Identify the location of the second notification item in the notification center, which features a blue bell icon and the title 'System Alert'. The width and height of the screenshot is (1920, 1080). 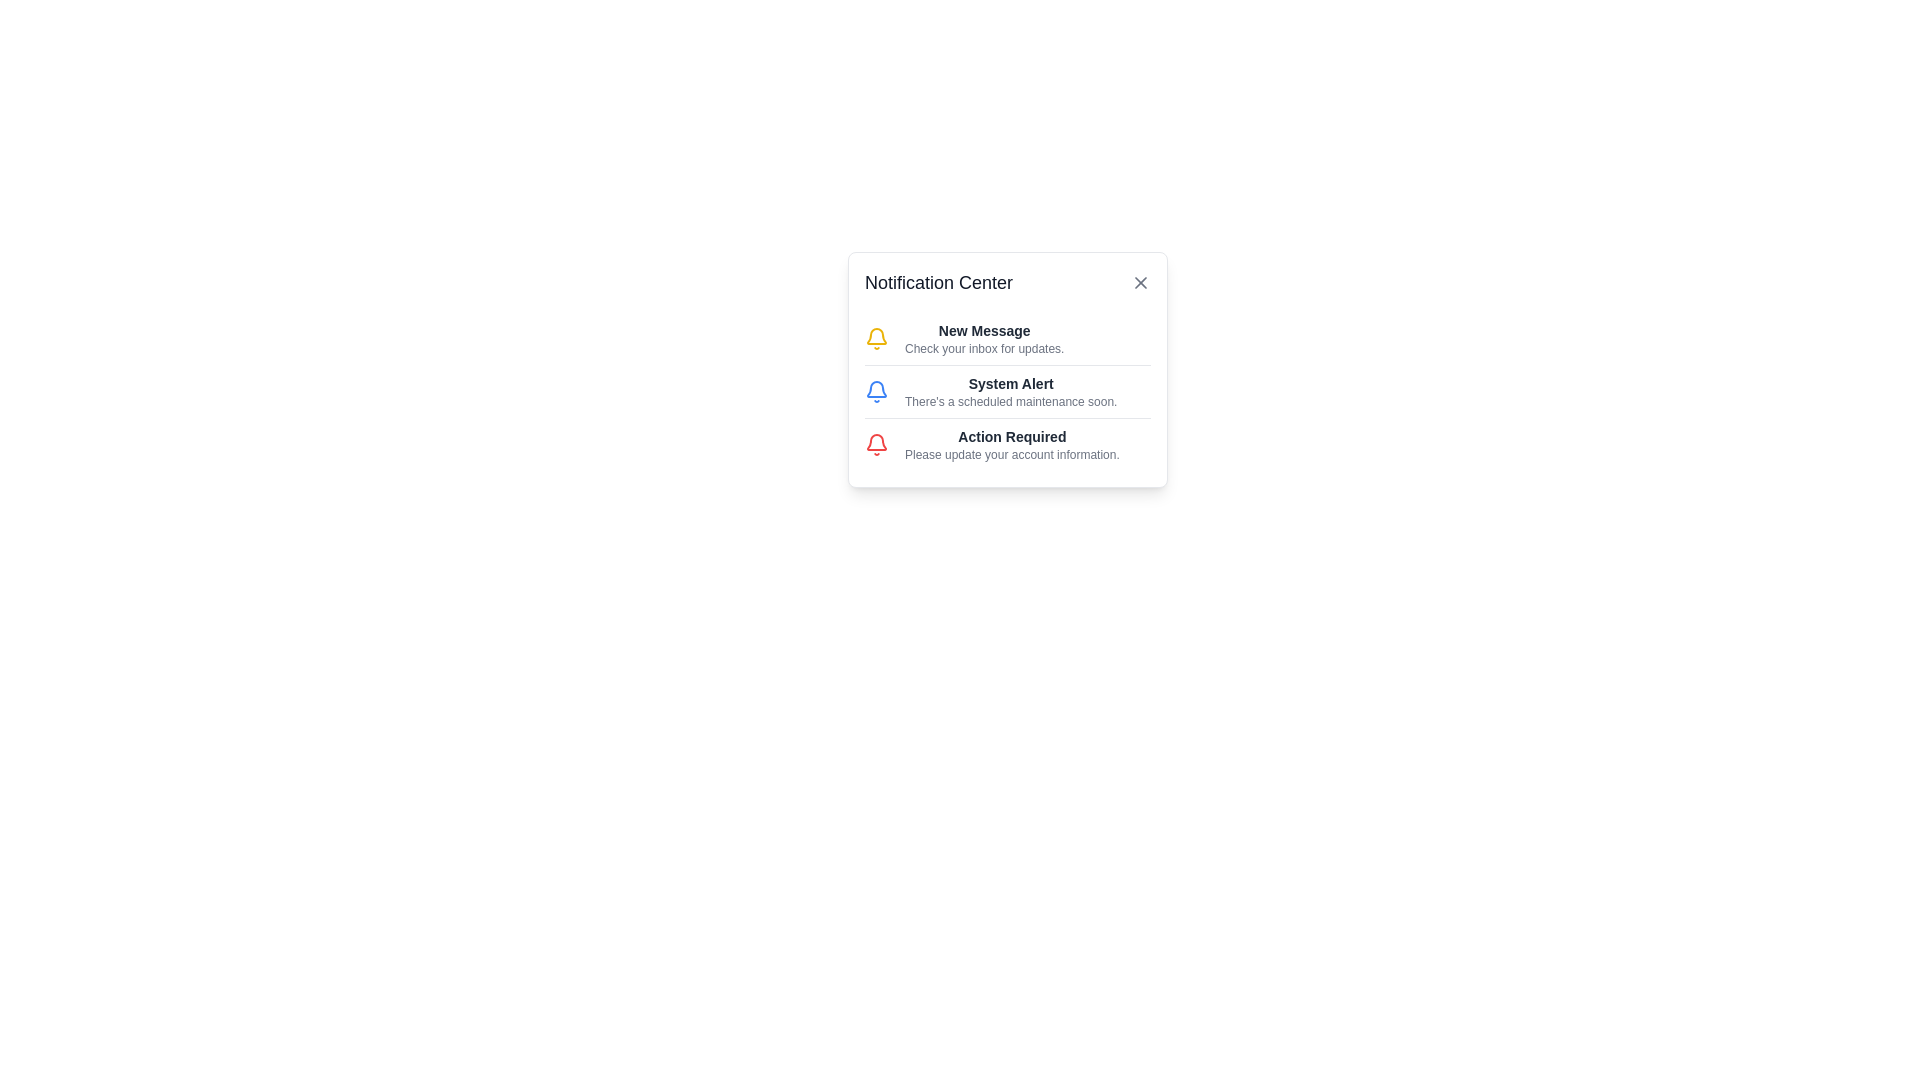
(1008, 391).